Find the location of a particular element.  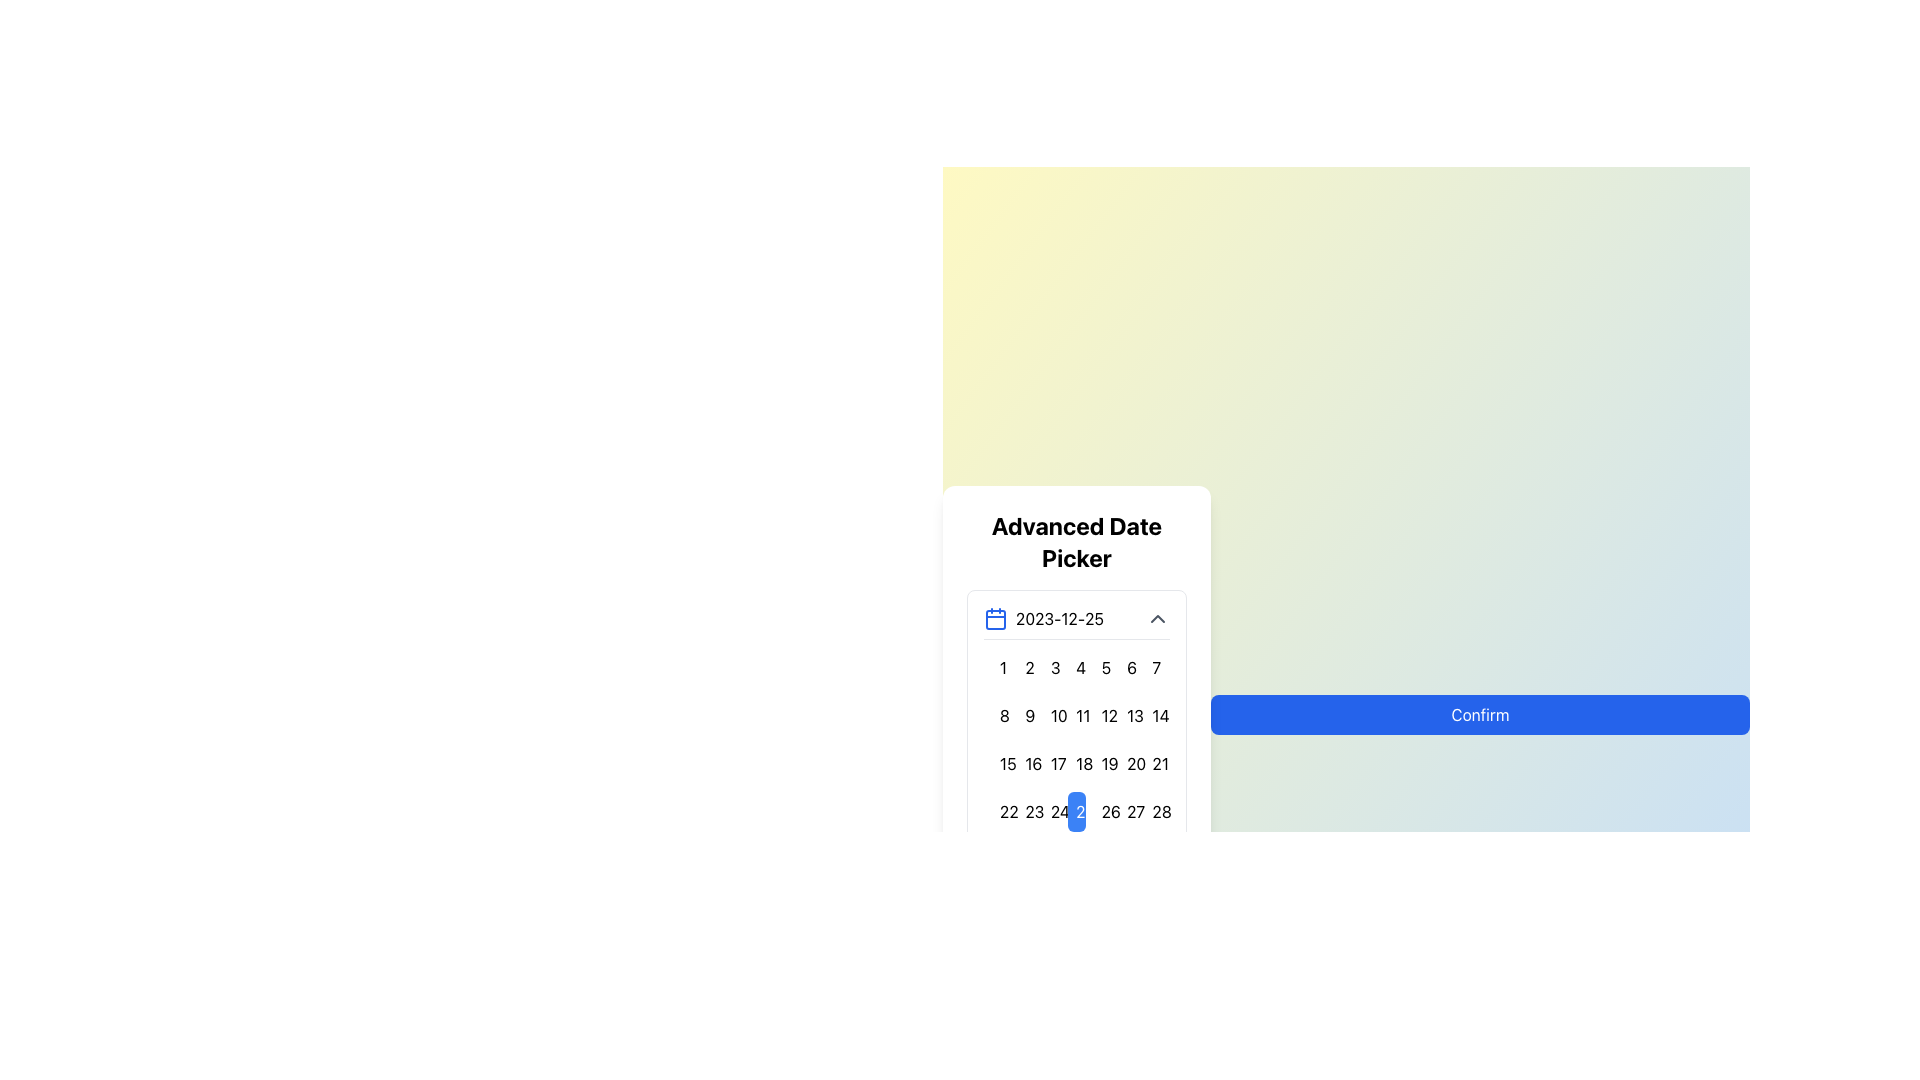

the text display showing the date '2023-12-25' which is positioned adjacent to the calendar icon within the date picker module is located at coordinates (1059, 617).